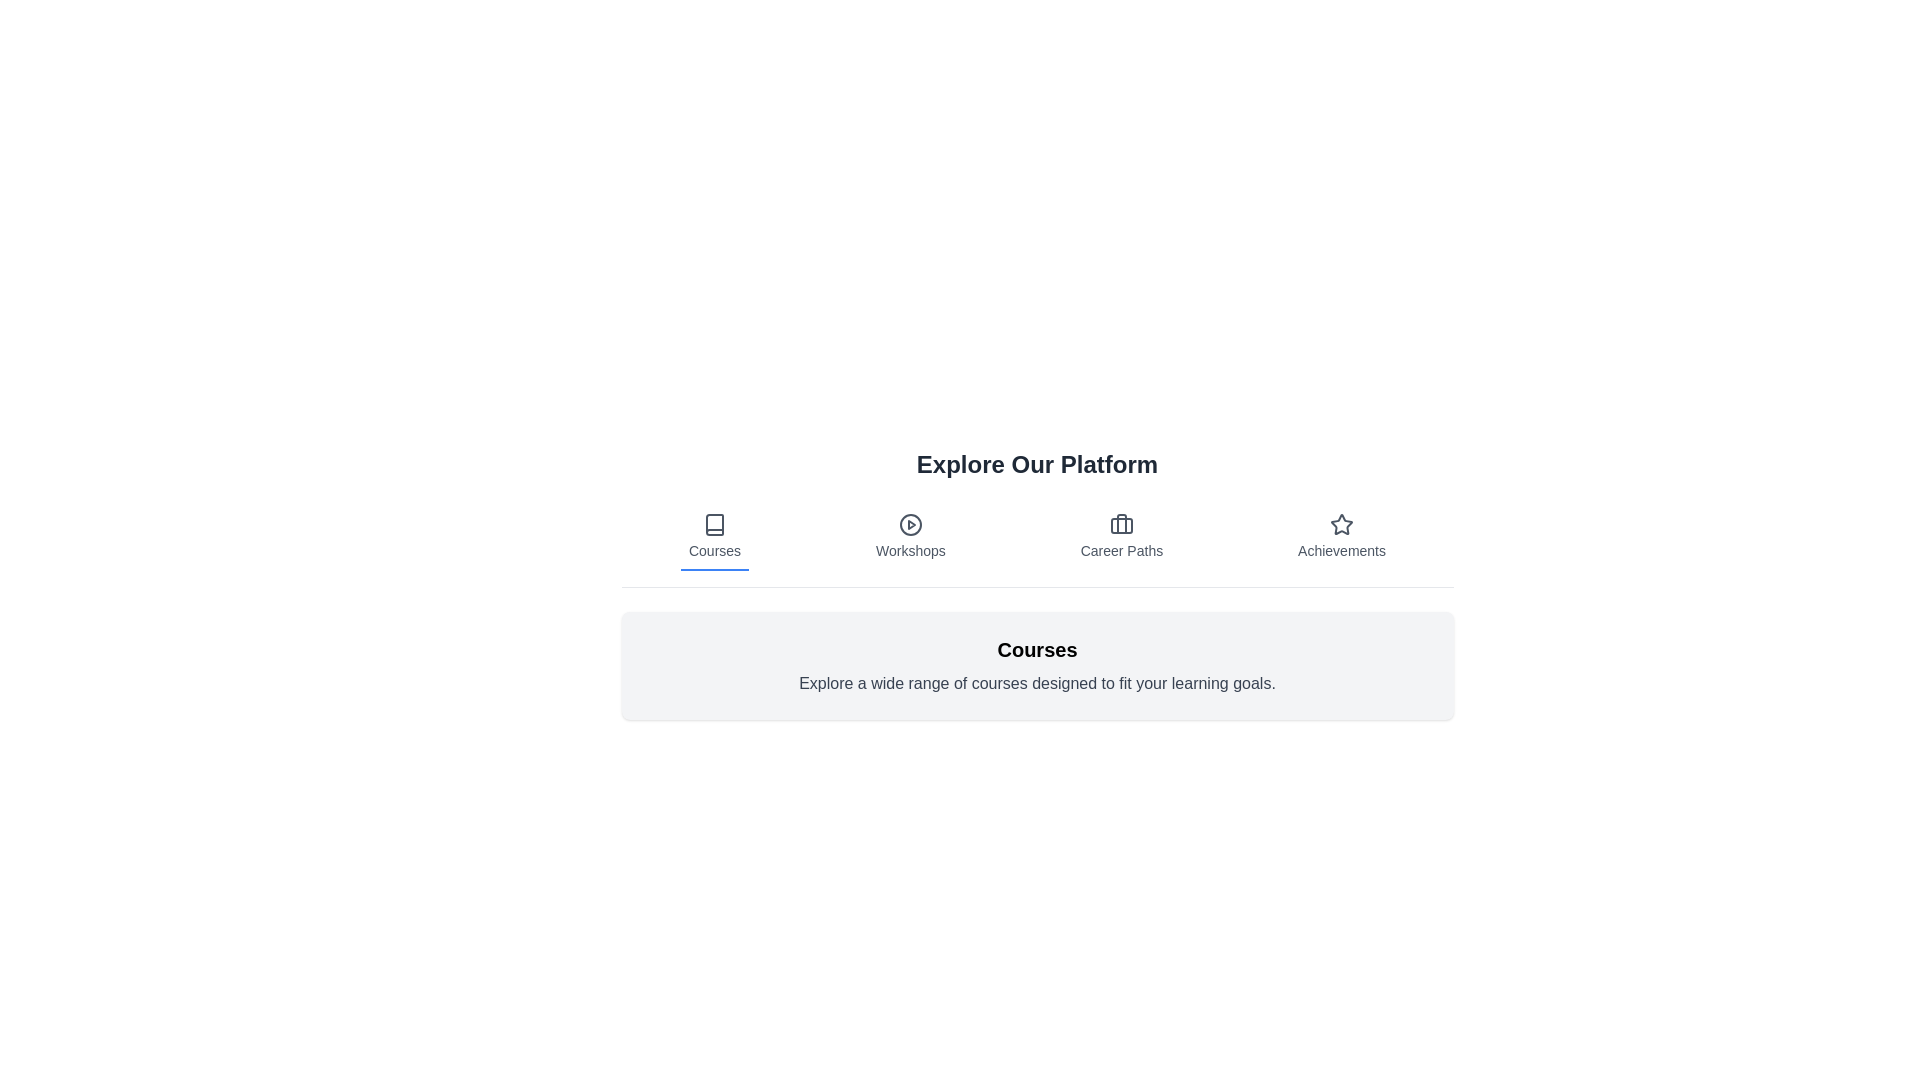 Image resolution: width=1920 pixels, height=1080 pixels. I want to click on the tab labeled Career Paths to view its content, so click(1121, 536).